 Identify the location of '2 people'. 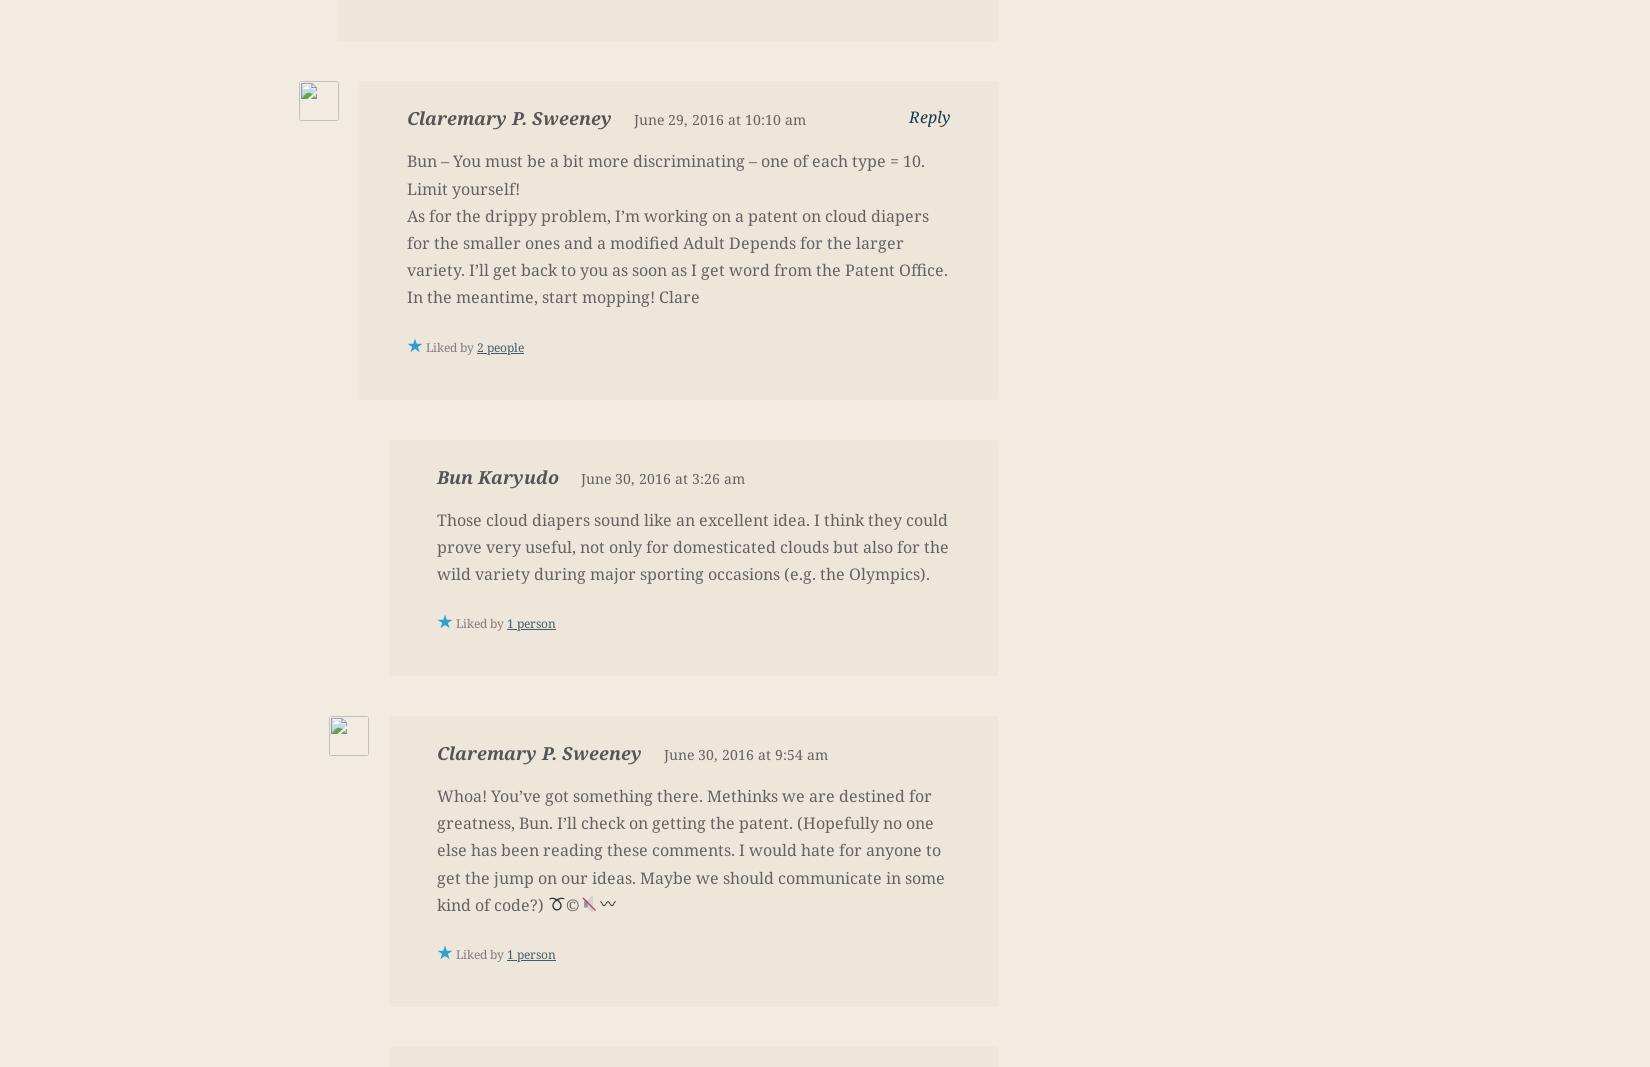
(476, 346).